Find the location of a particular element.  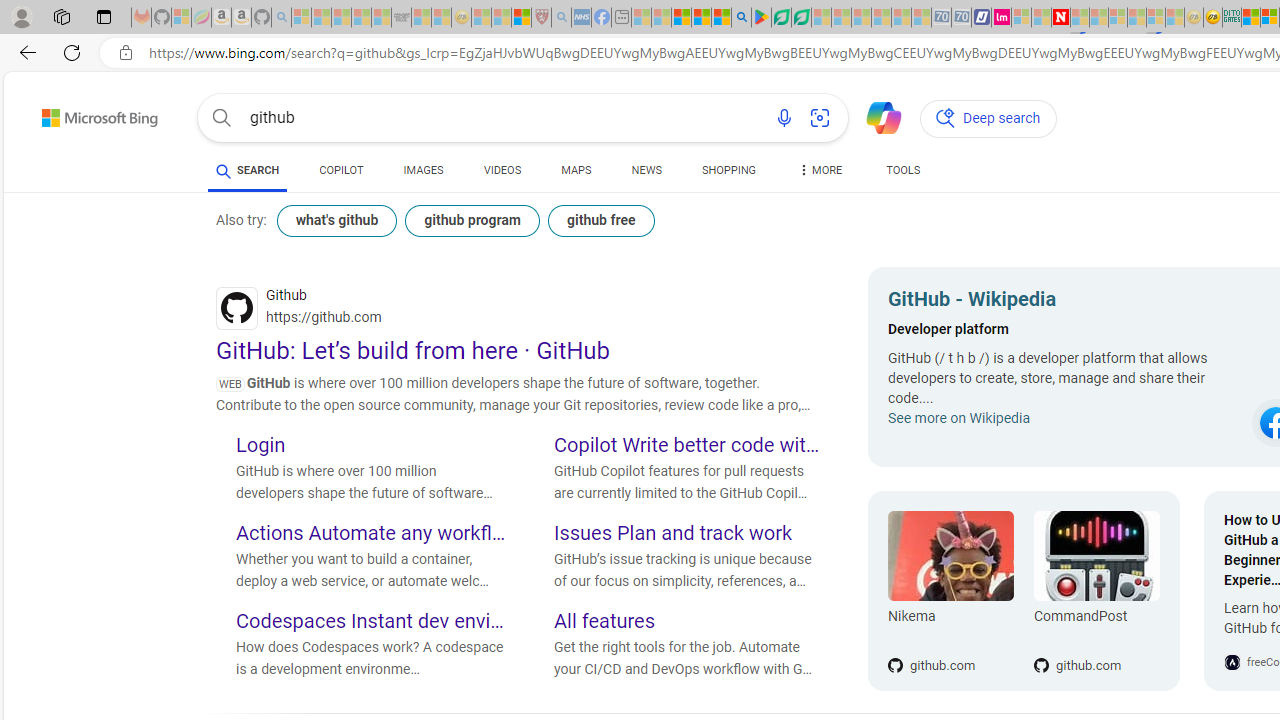

'New Report Confirms 2023 Was Record Hot | Watch - Sleeping' is located at coordinates (381, 17).